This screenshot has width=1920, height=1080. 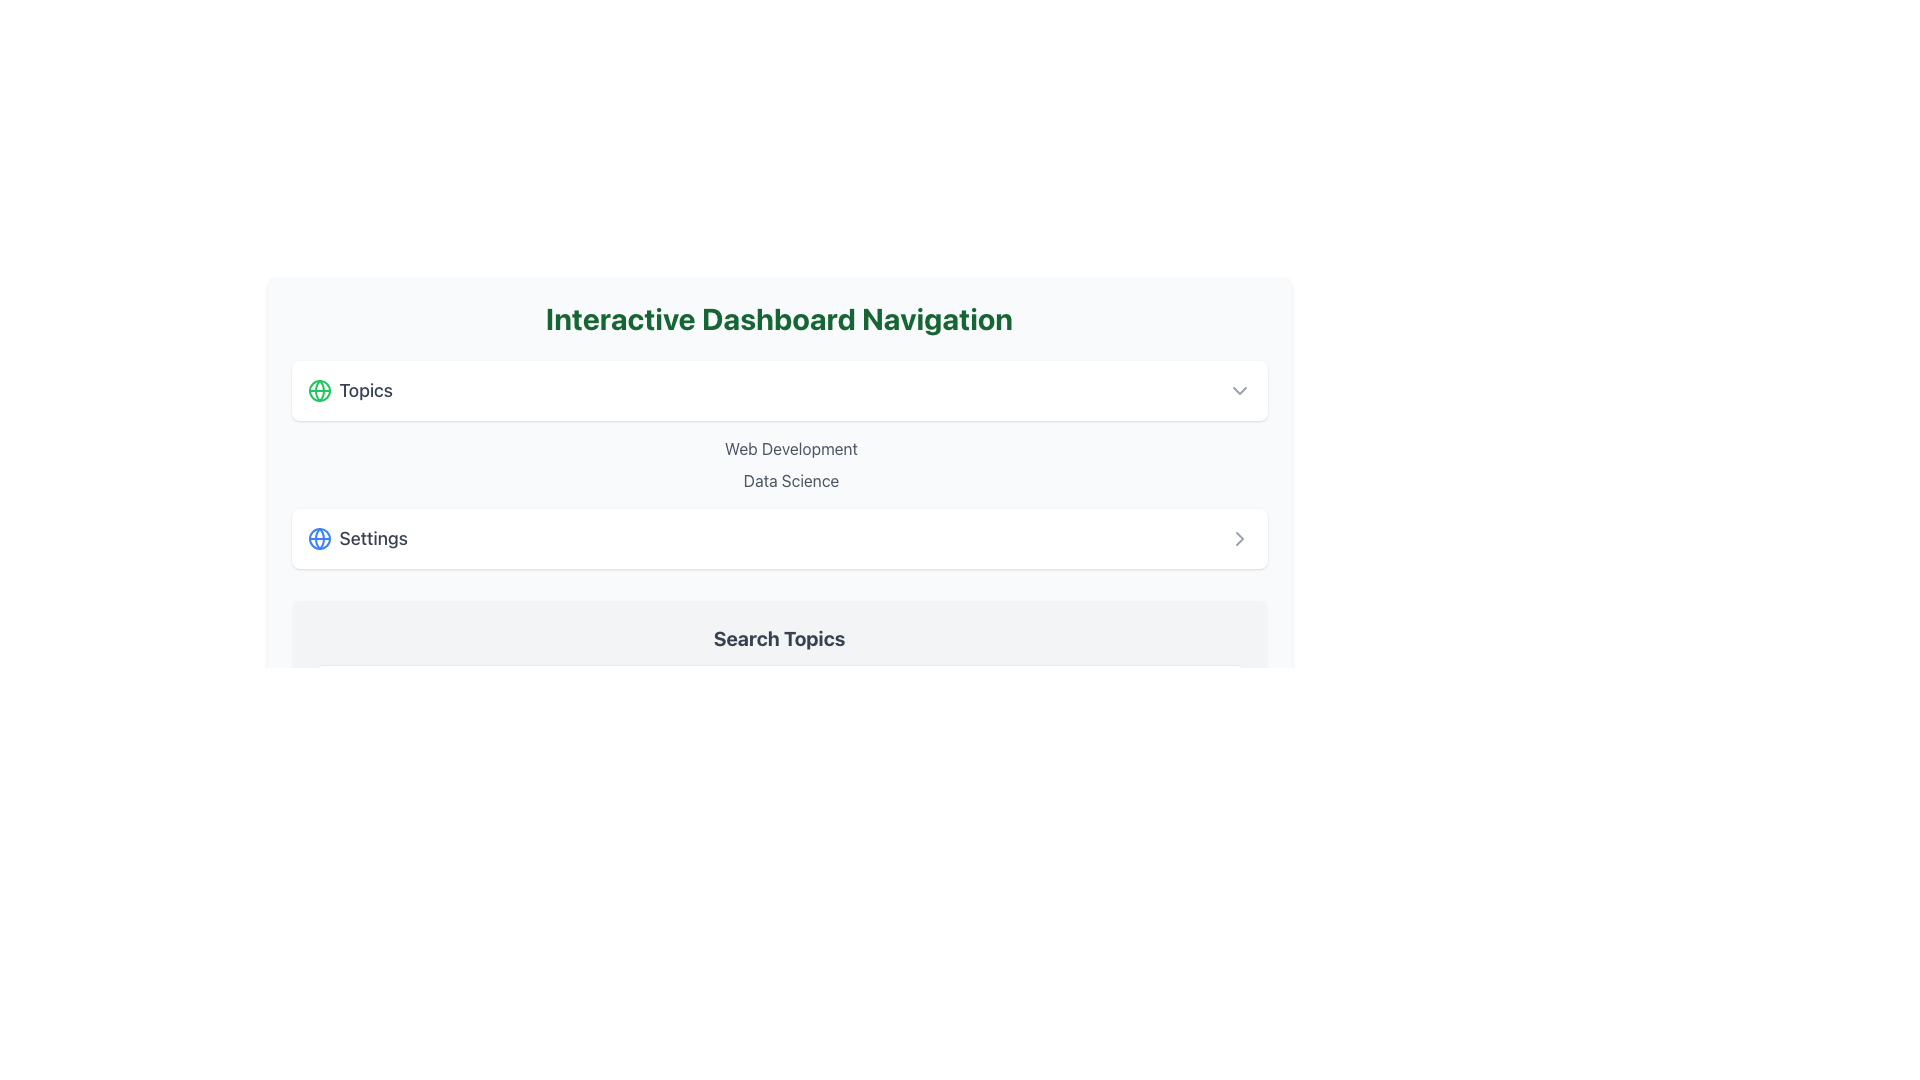 I want to click on the Dropdown trigger button located in the first row of the 'Interactive Dashboard Navigation' section, so click(x=778, y=390).